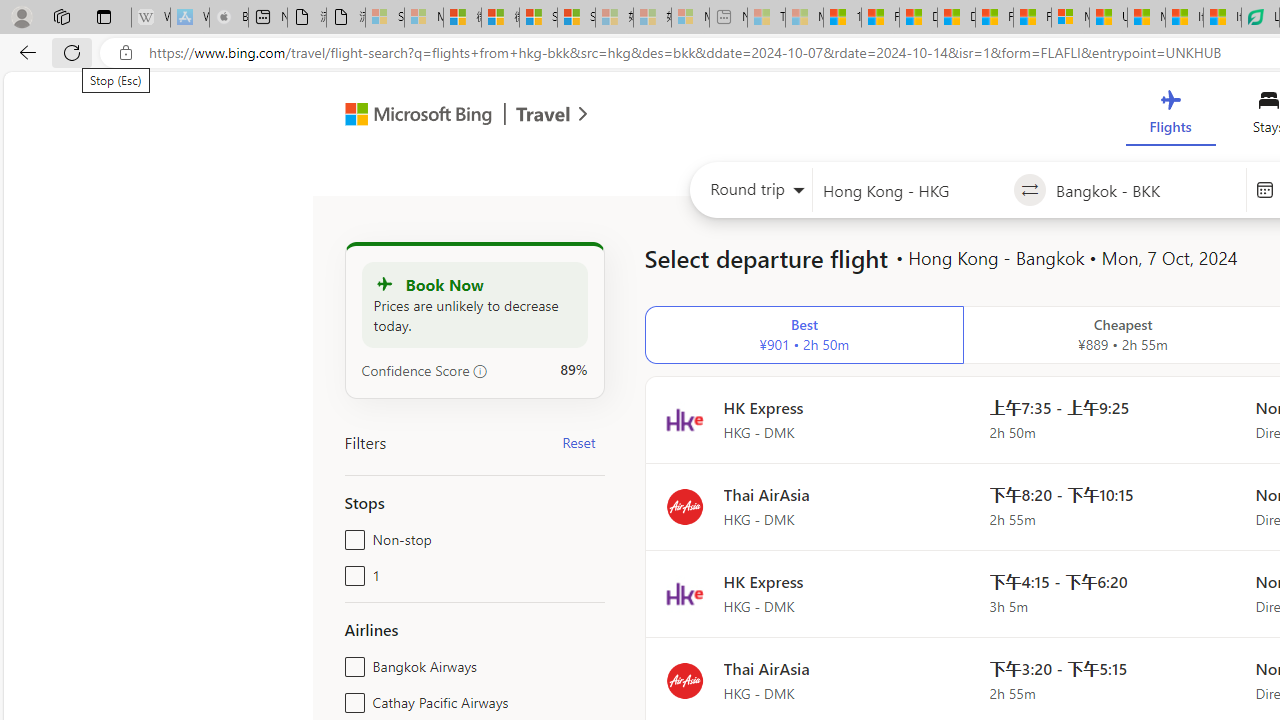  What do you see at coordinates (444, 117) in the screenshot?
I see `'Microsoft Bing Travel'` at bounding box center [444, 117].